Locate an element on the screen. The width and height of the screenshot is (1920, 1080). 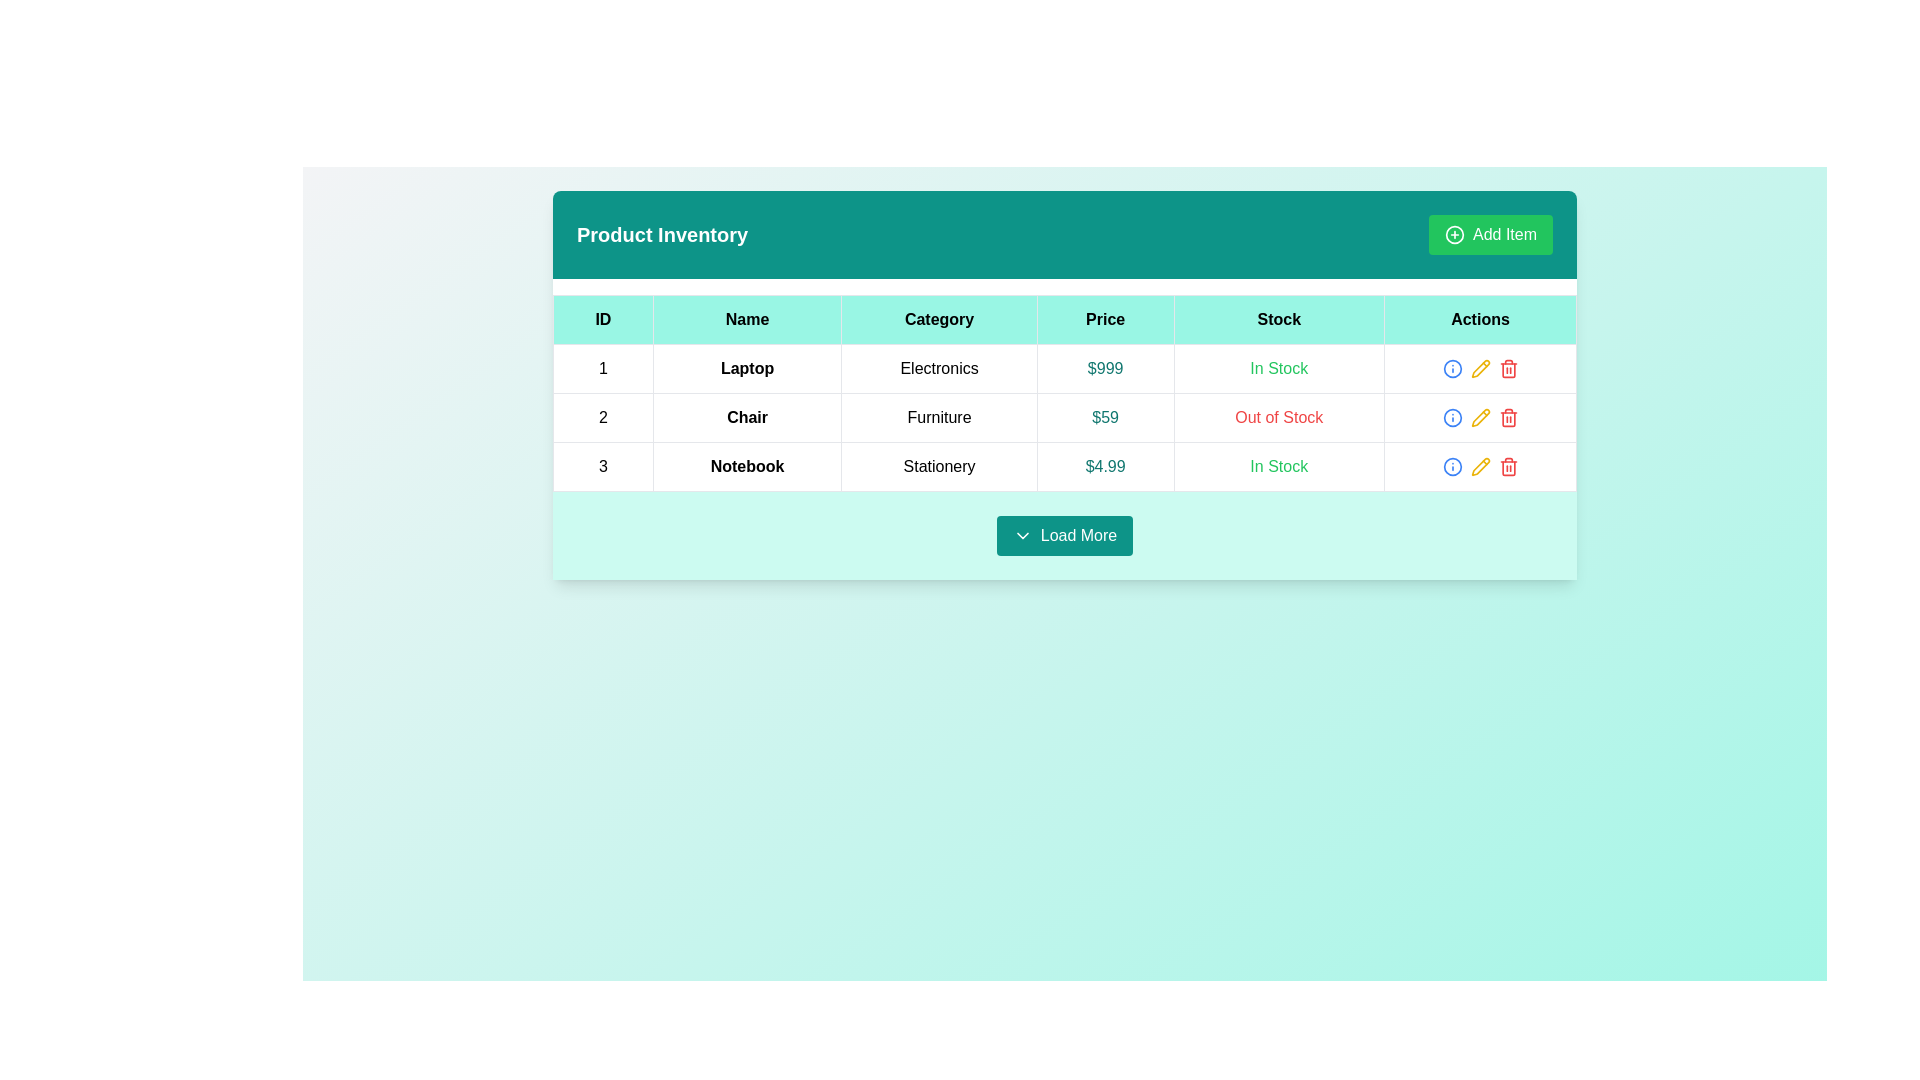
the 'Category' table header cell, which is the third header in a table row styled in bold black font on a light green background is located at coordinates (938, 319).